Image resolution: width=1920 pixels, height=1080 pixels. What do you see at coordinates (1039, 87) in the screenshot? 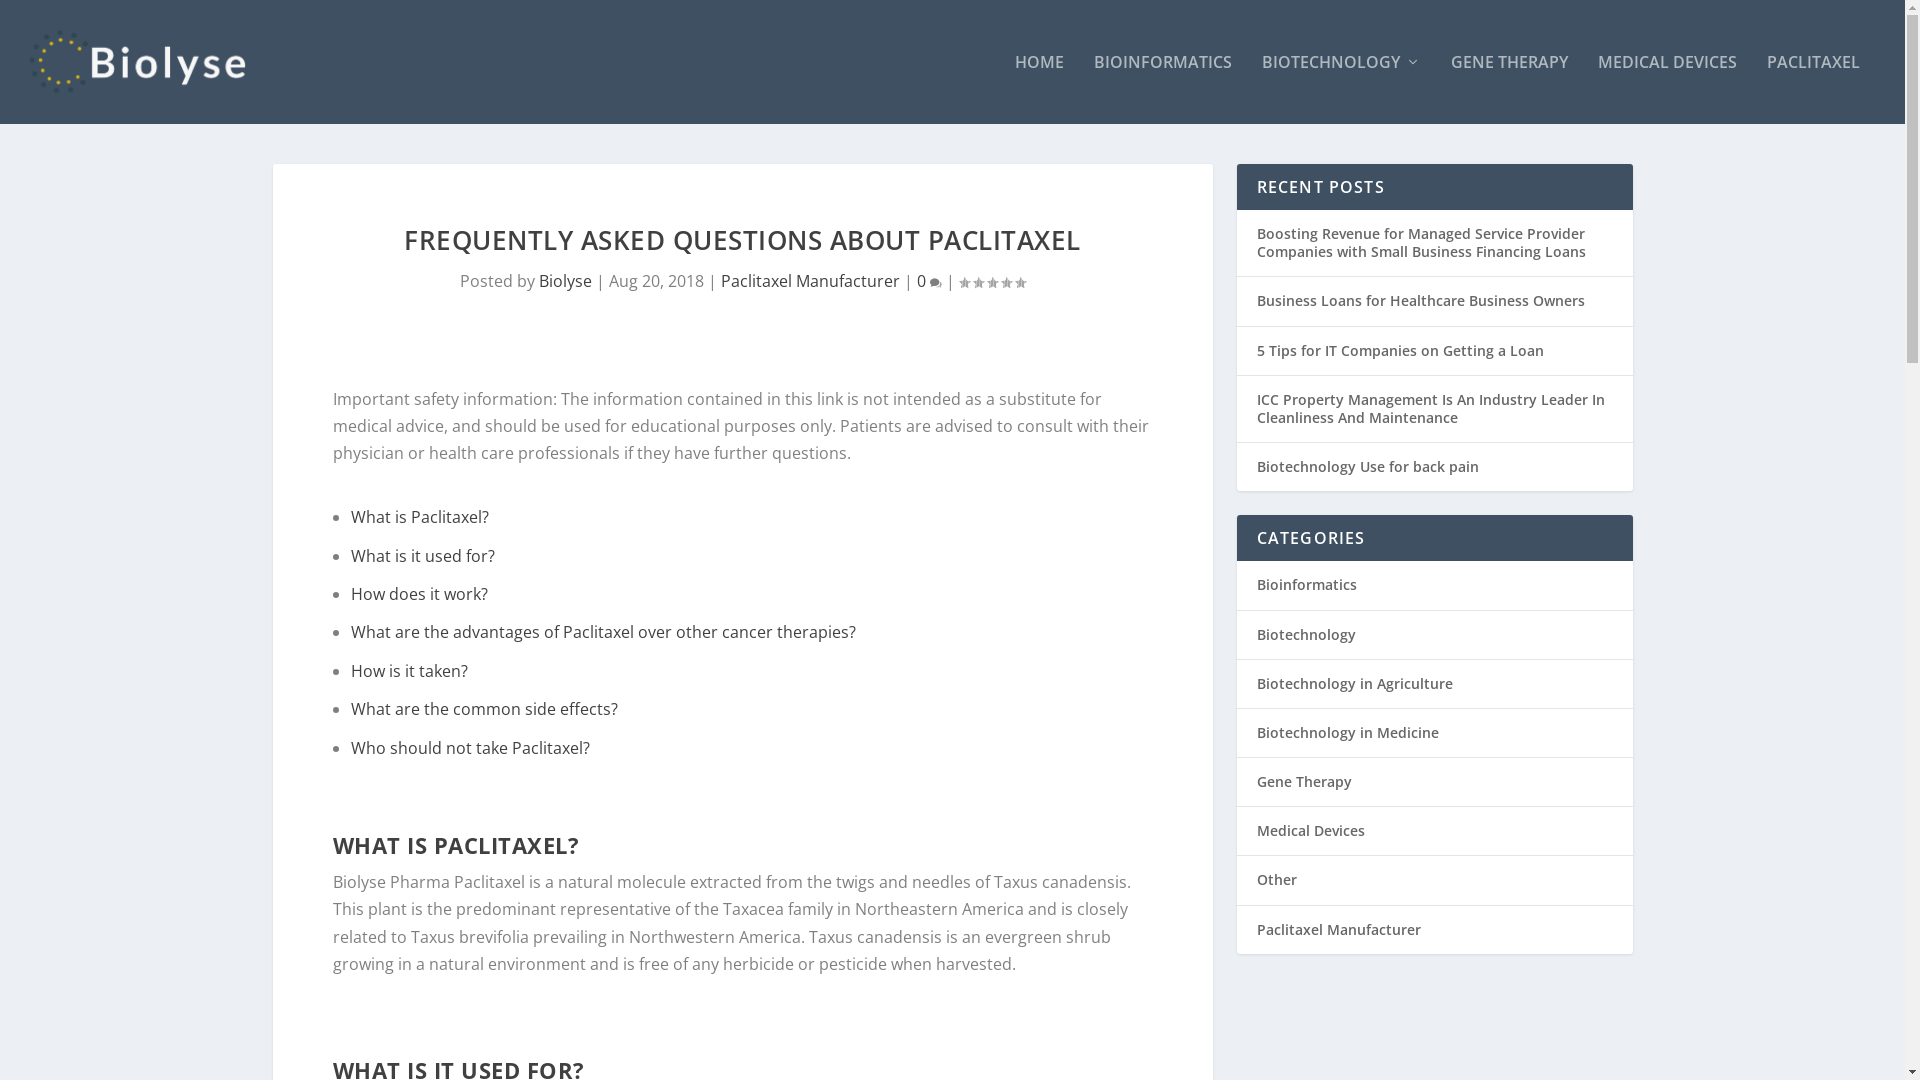
I see `'HOME'` at bounding box center [1039, 87].